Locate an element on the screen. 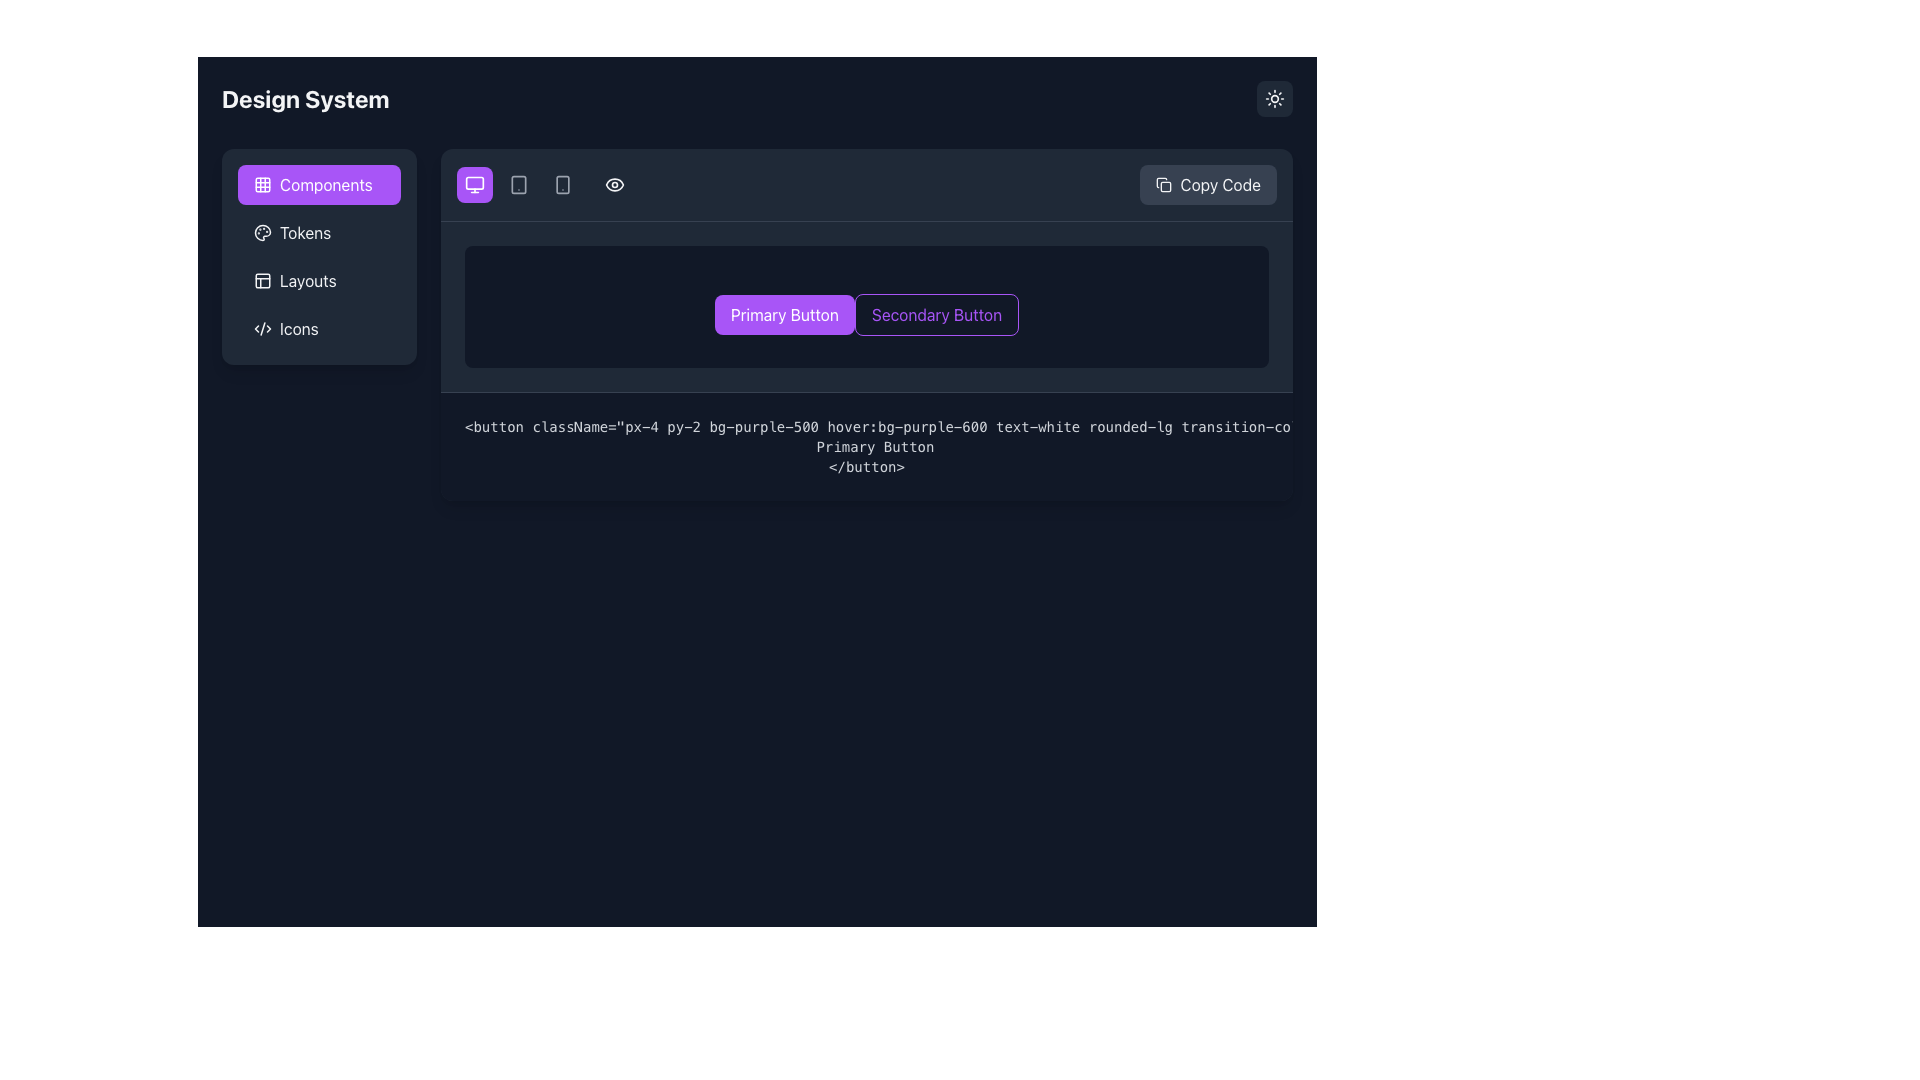 This screenshot has height=1080, width=1920. the second icon from the left in the horizontal toolbar at the top-center section of the interface, which visually represents a tablet device is located at coordinates (518, 185).